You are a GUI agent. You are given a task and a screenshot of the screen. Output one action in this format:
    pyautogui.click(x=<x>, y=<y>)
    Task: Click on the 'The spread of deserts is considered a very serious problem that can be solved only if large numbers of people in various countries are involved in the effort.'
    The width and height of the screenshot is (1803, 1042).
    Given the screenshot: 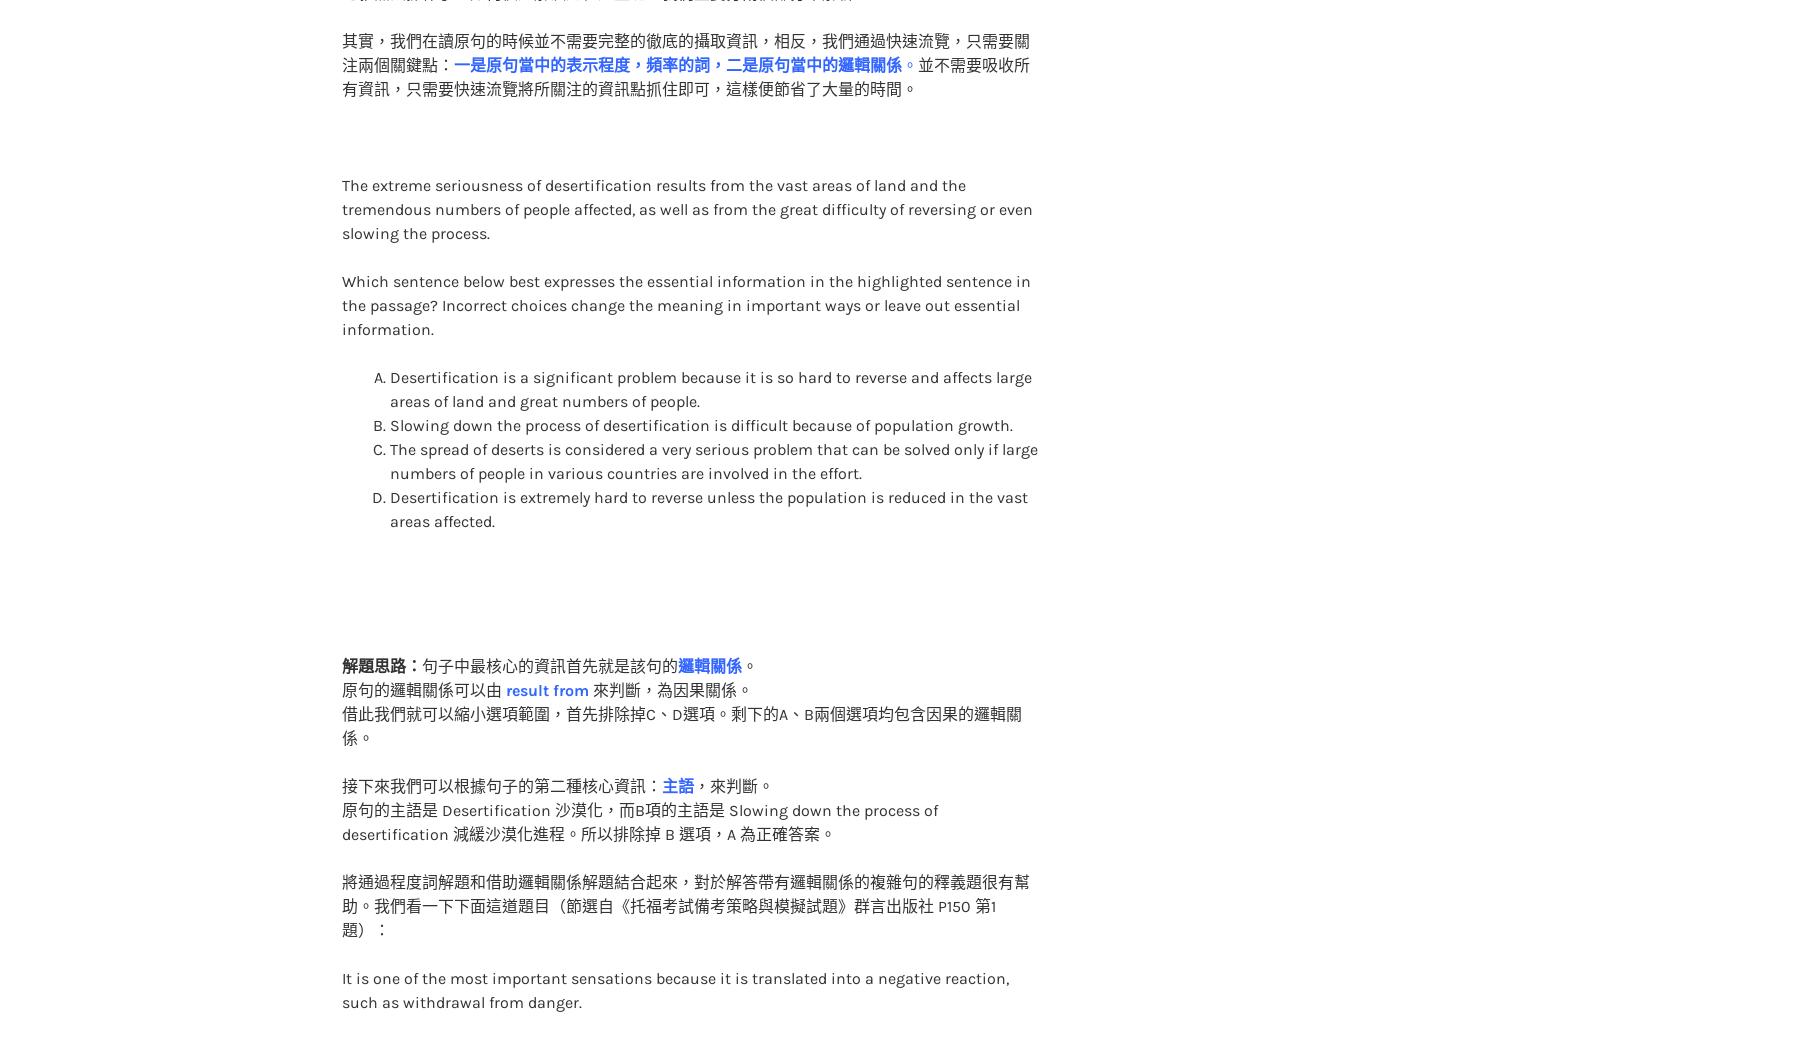 What is the action you would take?
    pyautogui.click(x=388, y=420)
    